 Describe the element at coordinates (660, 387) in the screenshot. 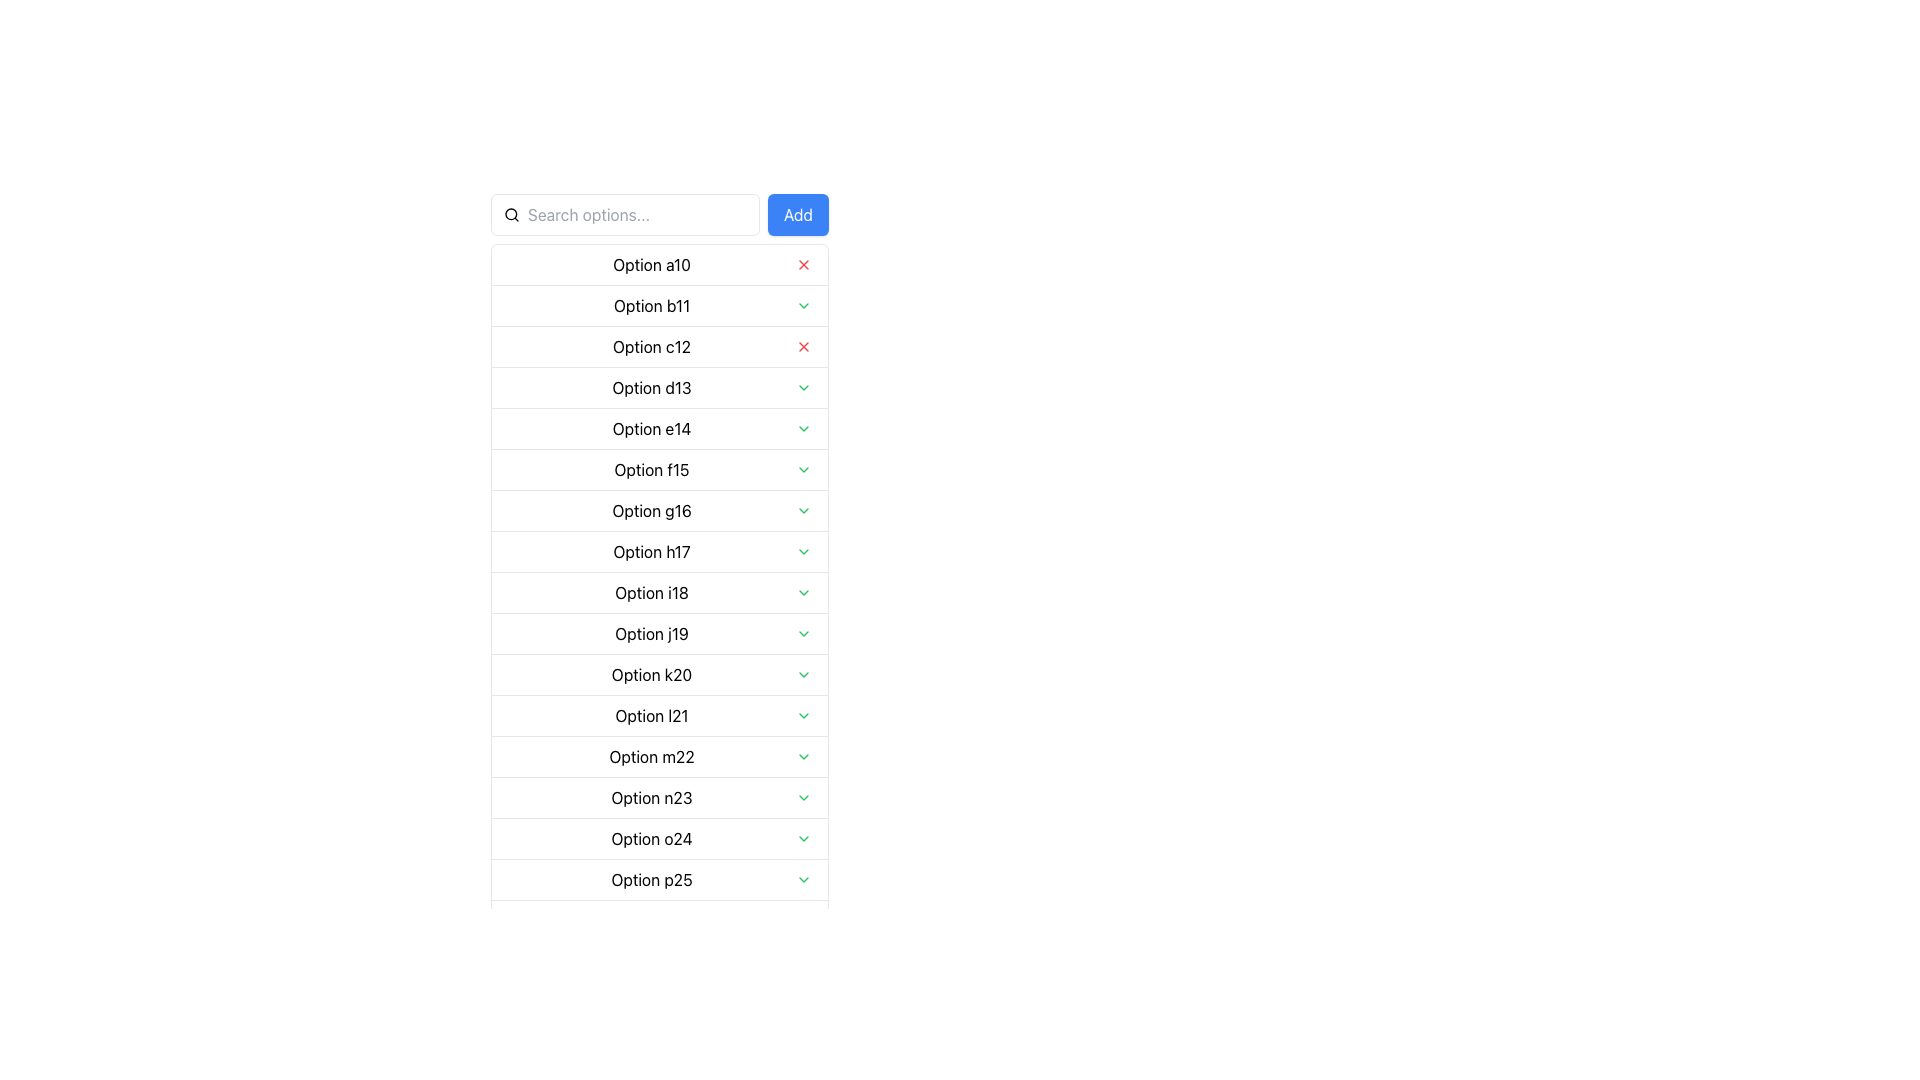

I see `the dropdown indicator of the list item labeled 'Option d13'` at that location.